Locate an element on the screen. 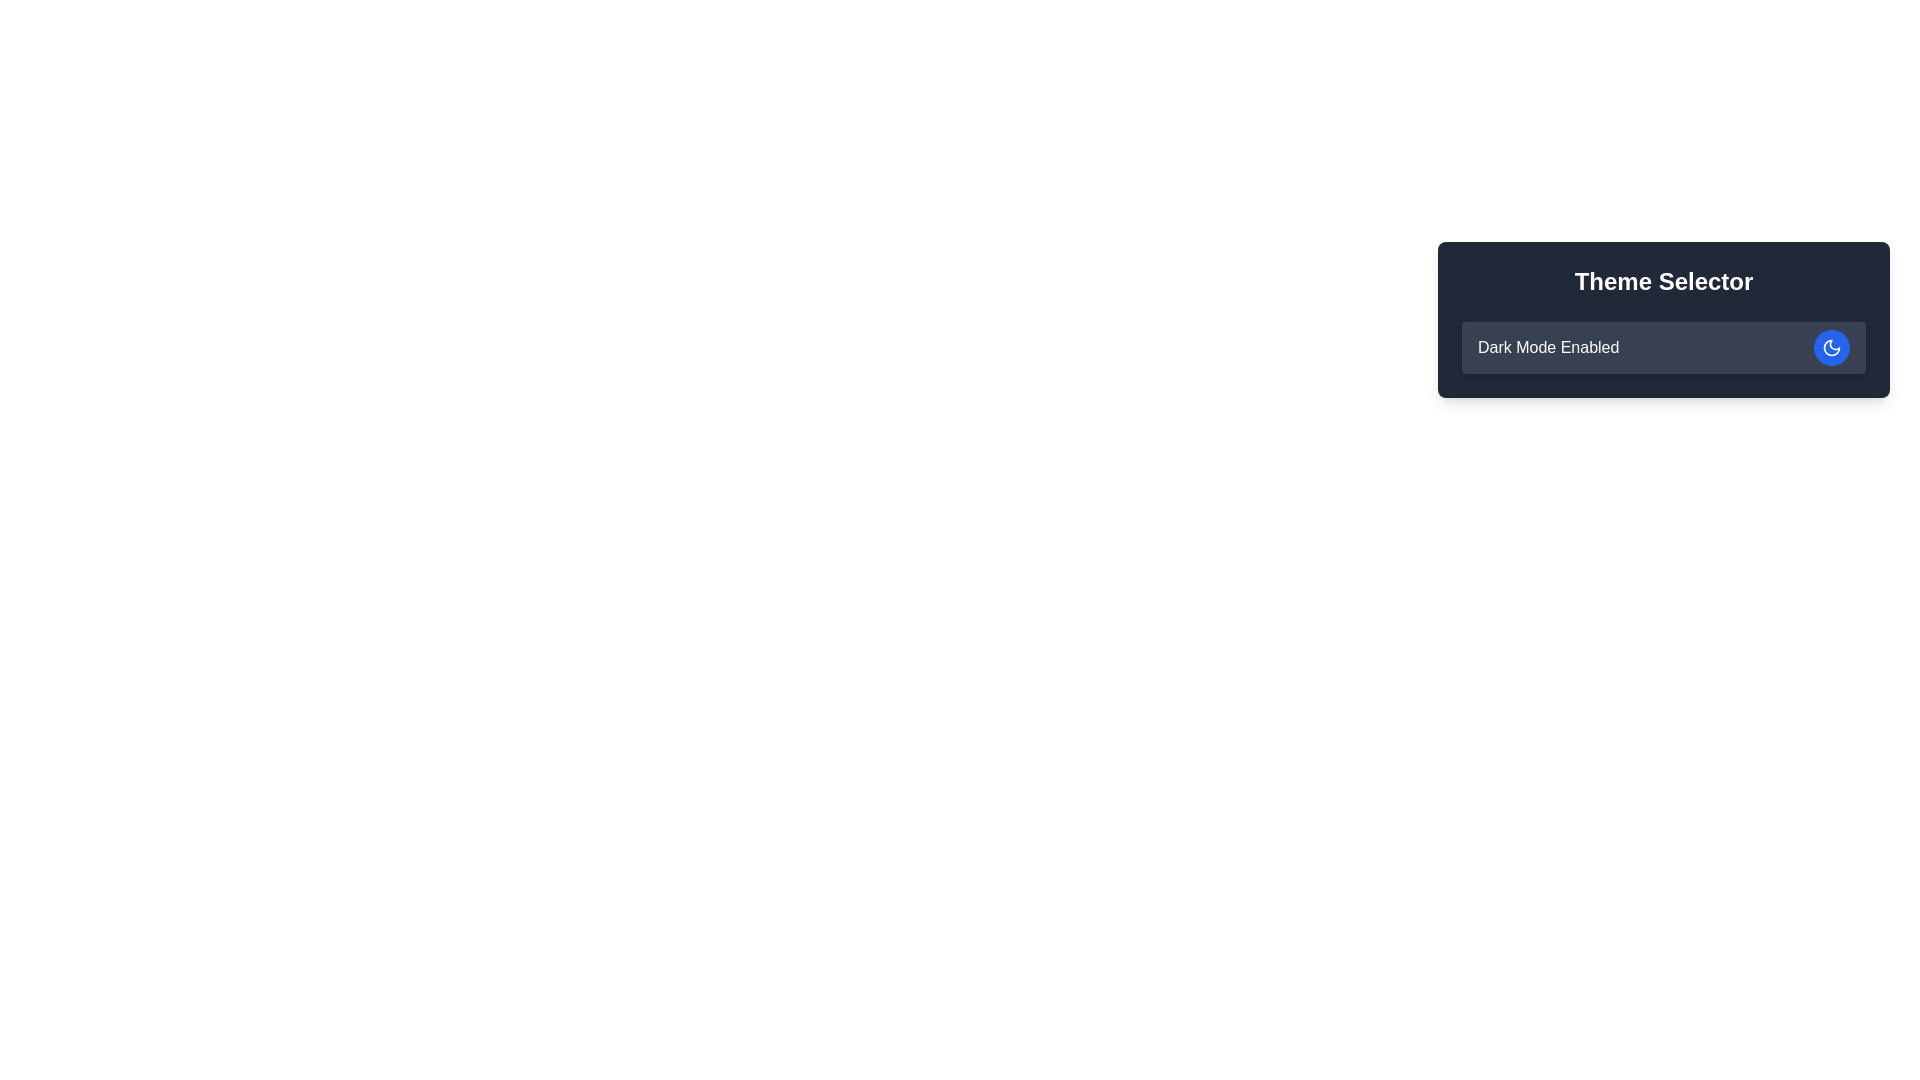 The height and width of the screenshot is (1080, 1920). the circular blue button with a white moon icon is located at coordinates (1832, 346).